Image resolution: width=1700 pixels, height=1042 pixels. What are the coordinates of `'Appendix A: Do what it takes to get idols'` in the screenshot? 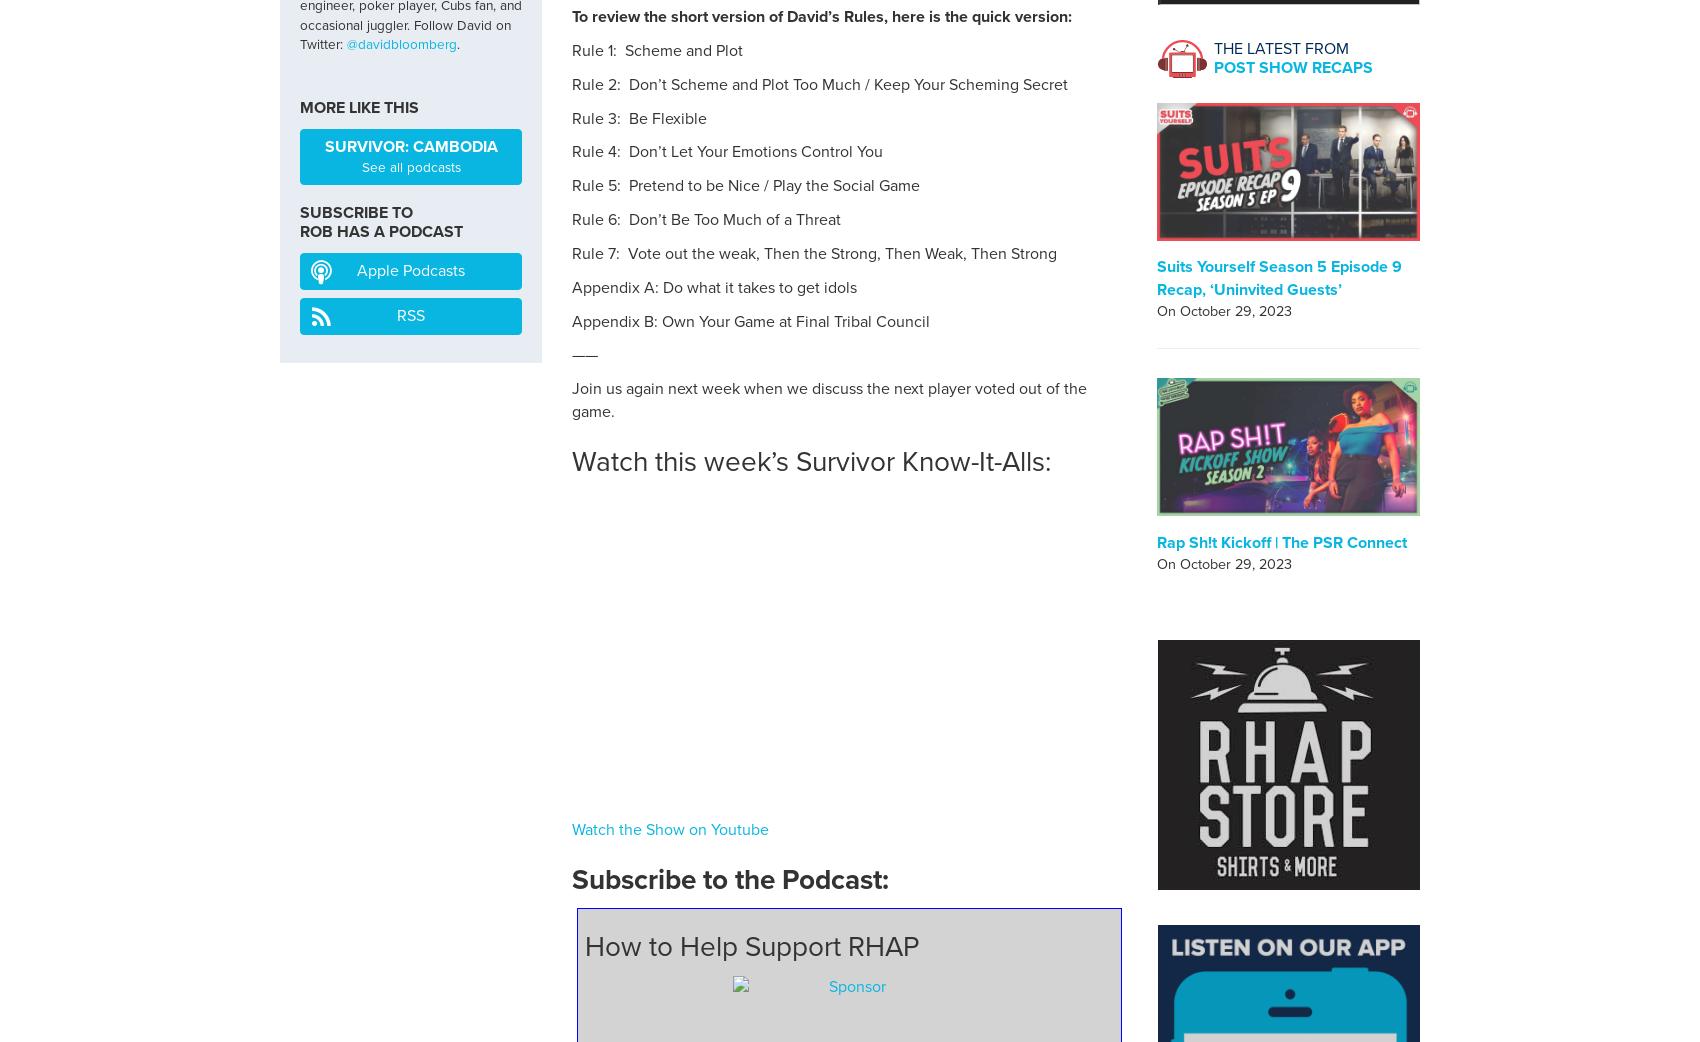 It's located at (714, 286).